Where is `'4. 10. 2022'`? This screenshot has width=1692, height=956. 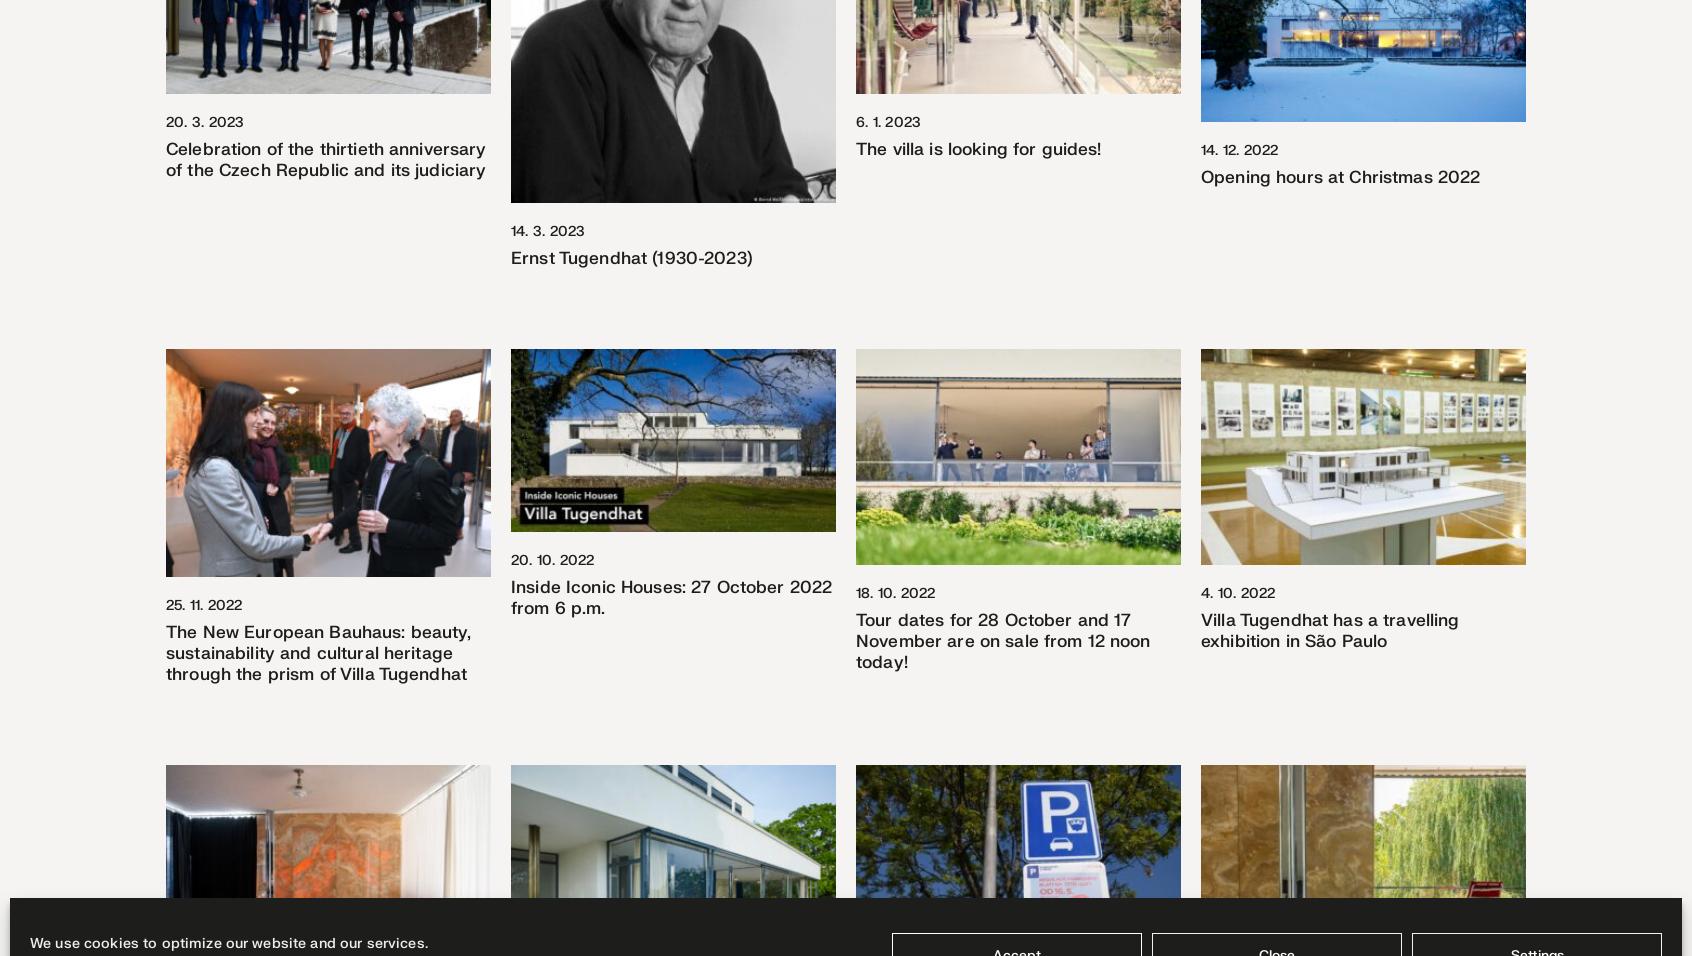 '4. 10. 2022' is located at coordinates (1238, 592).